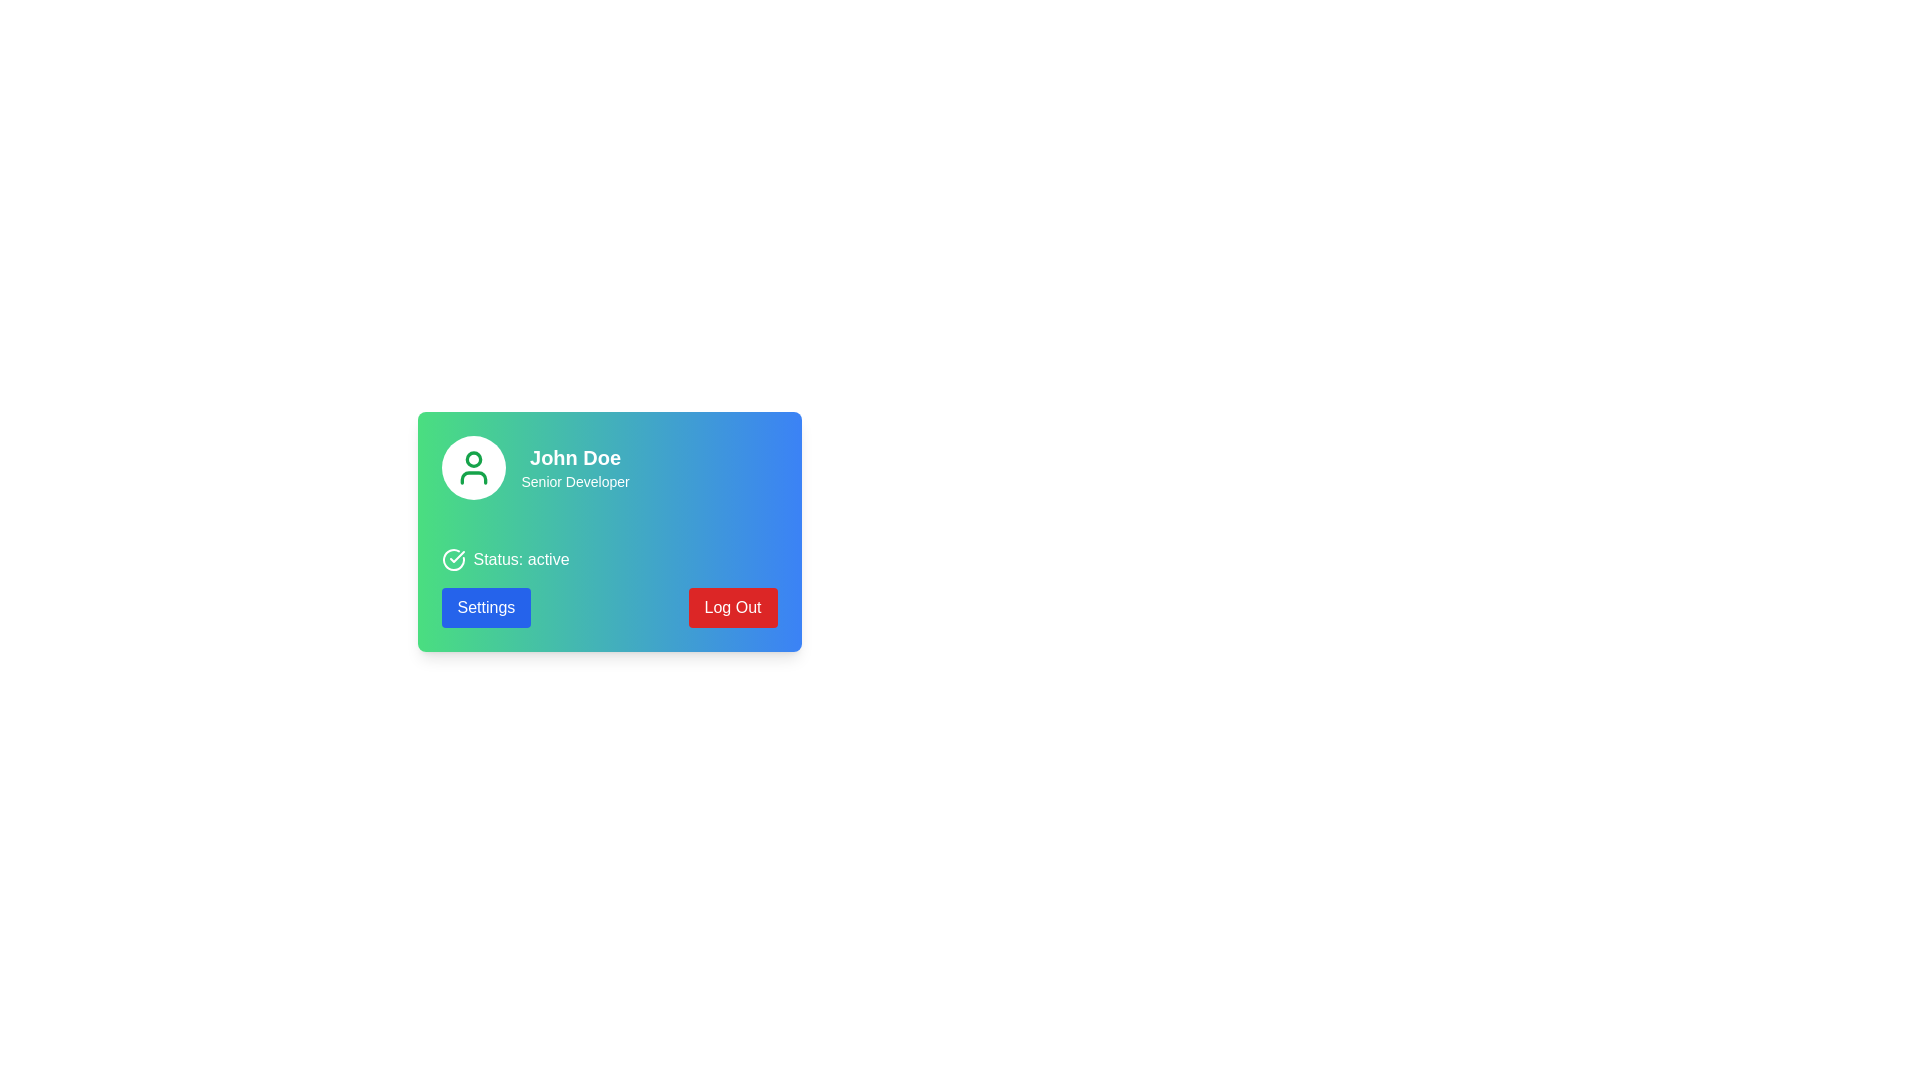  Describe the element at coordinates (486, 607) in the screenshot. I see `the settings button located in the bottom-left section of the gradient card interface, positioned to the left of the red 'Log Out' button` at that location.